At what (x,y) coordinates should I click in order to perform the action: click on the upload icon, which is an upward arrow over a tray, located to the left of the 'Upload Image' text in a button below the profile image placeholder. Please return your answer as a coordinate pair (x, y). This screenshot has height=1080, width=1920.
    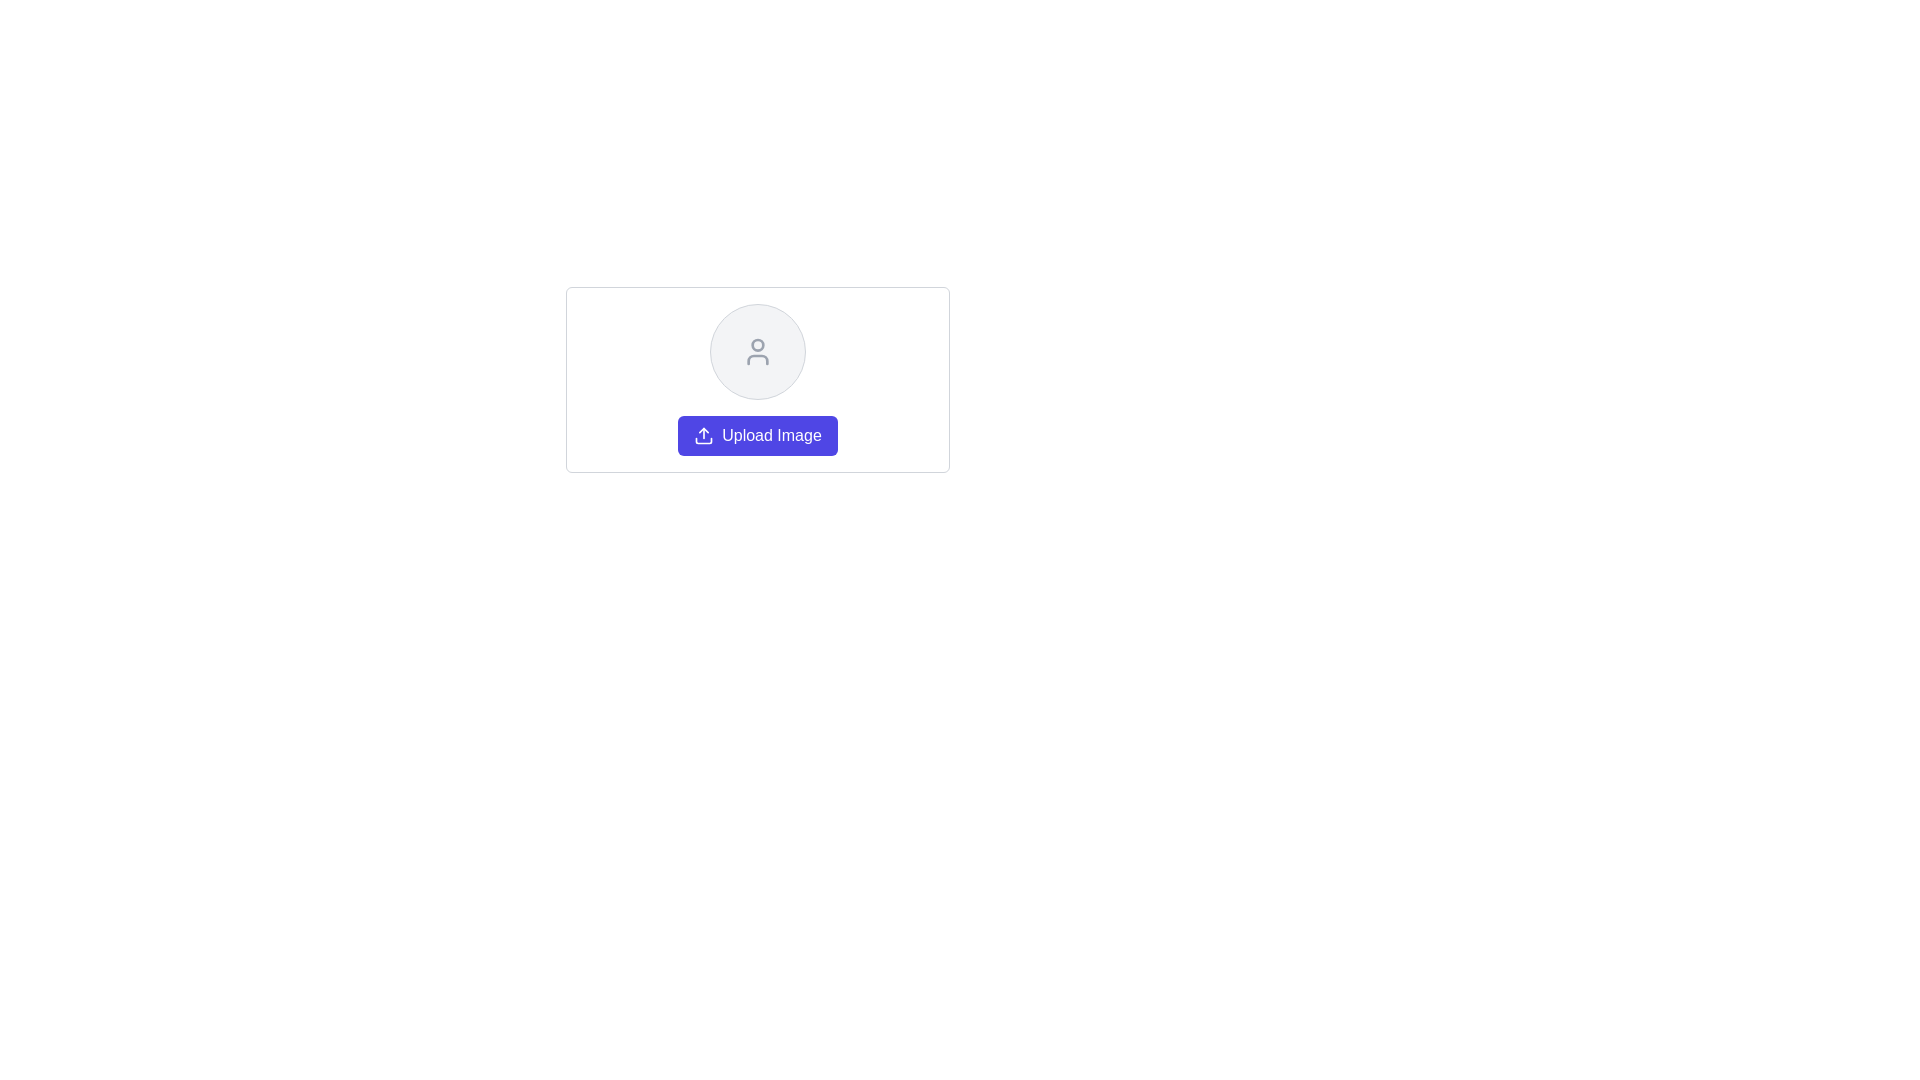
    Looking at the image, I should click on (704, 434).